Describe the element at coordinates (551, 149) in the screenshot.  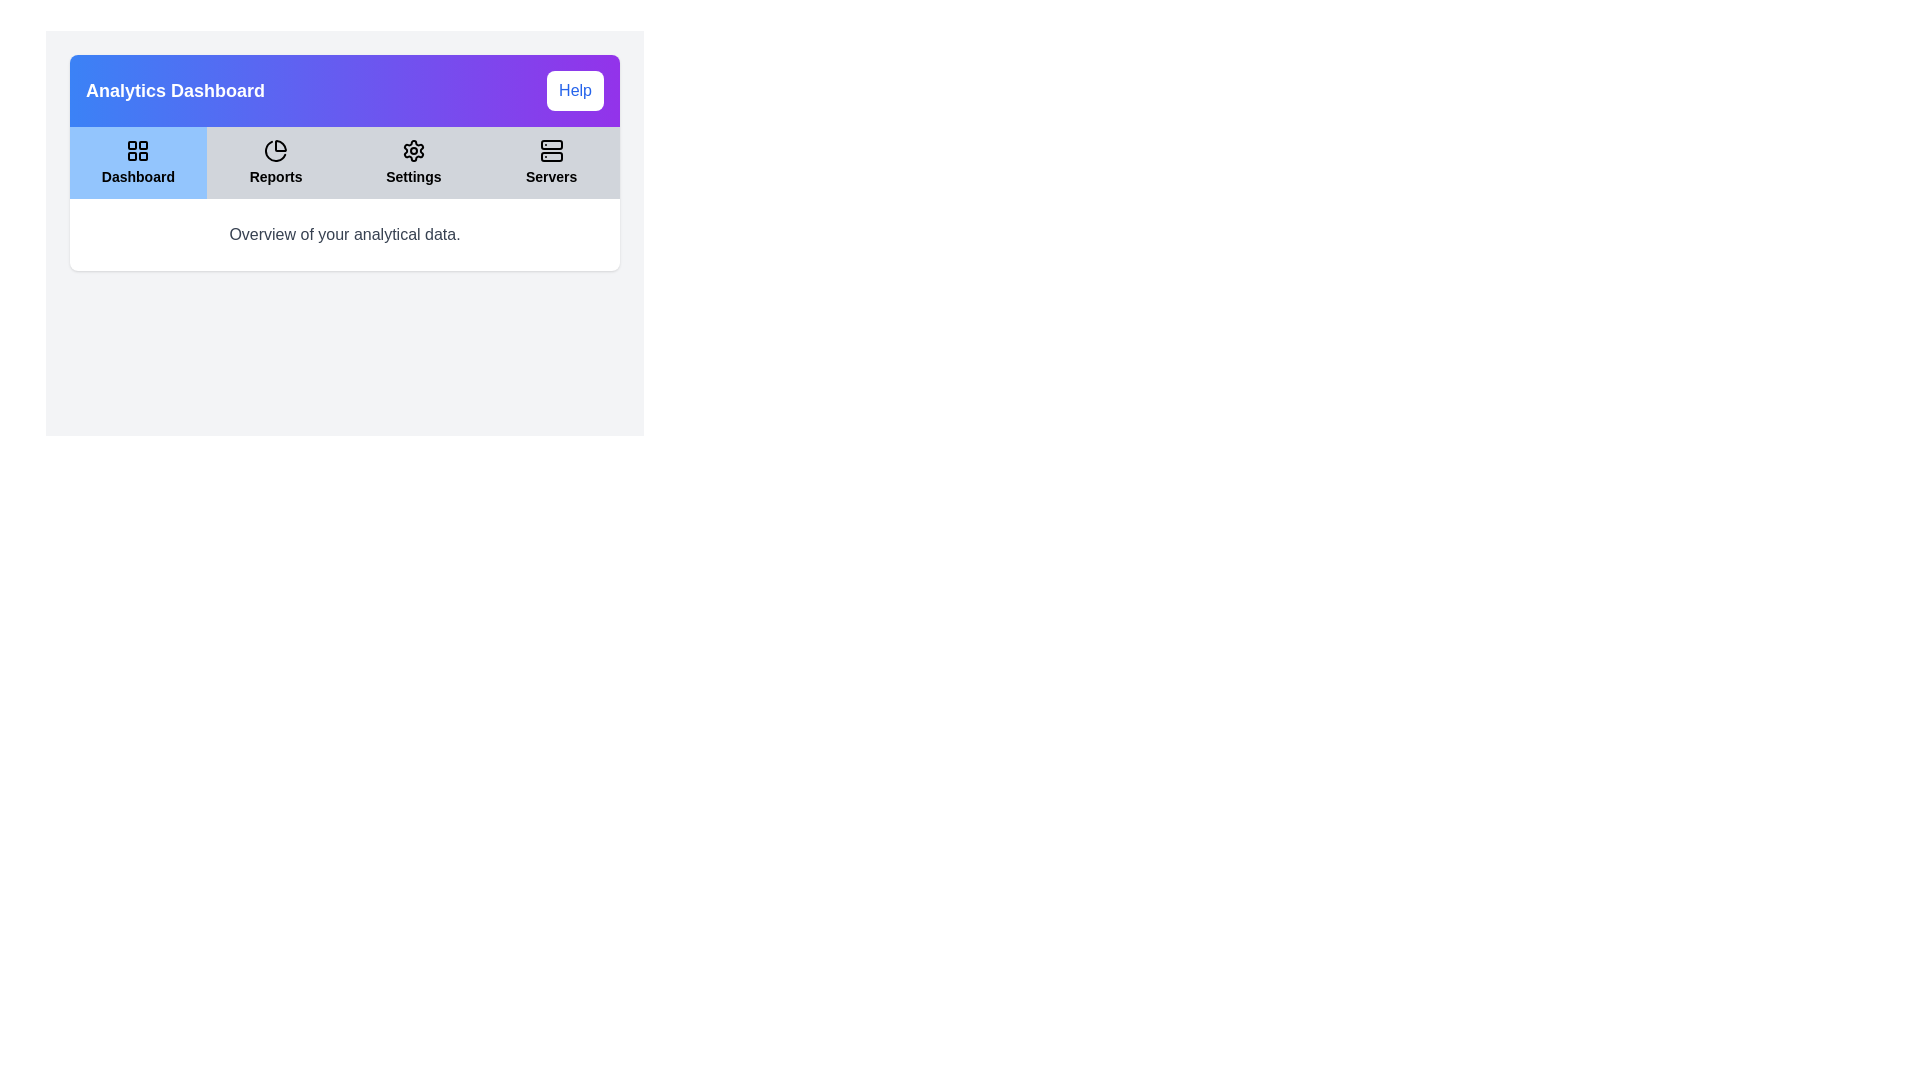
I see `the server stack icon in the navigation bar` at that location.